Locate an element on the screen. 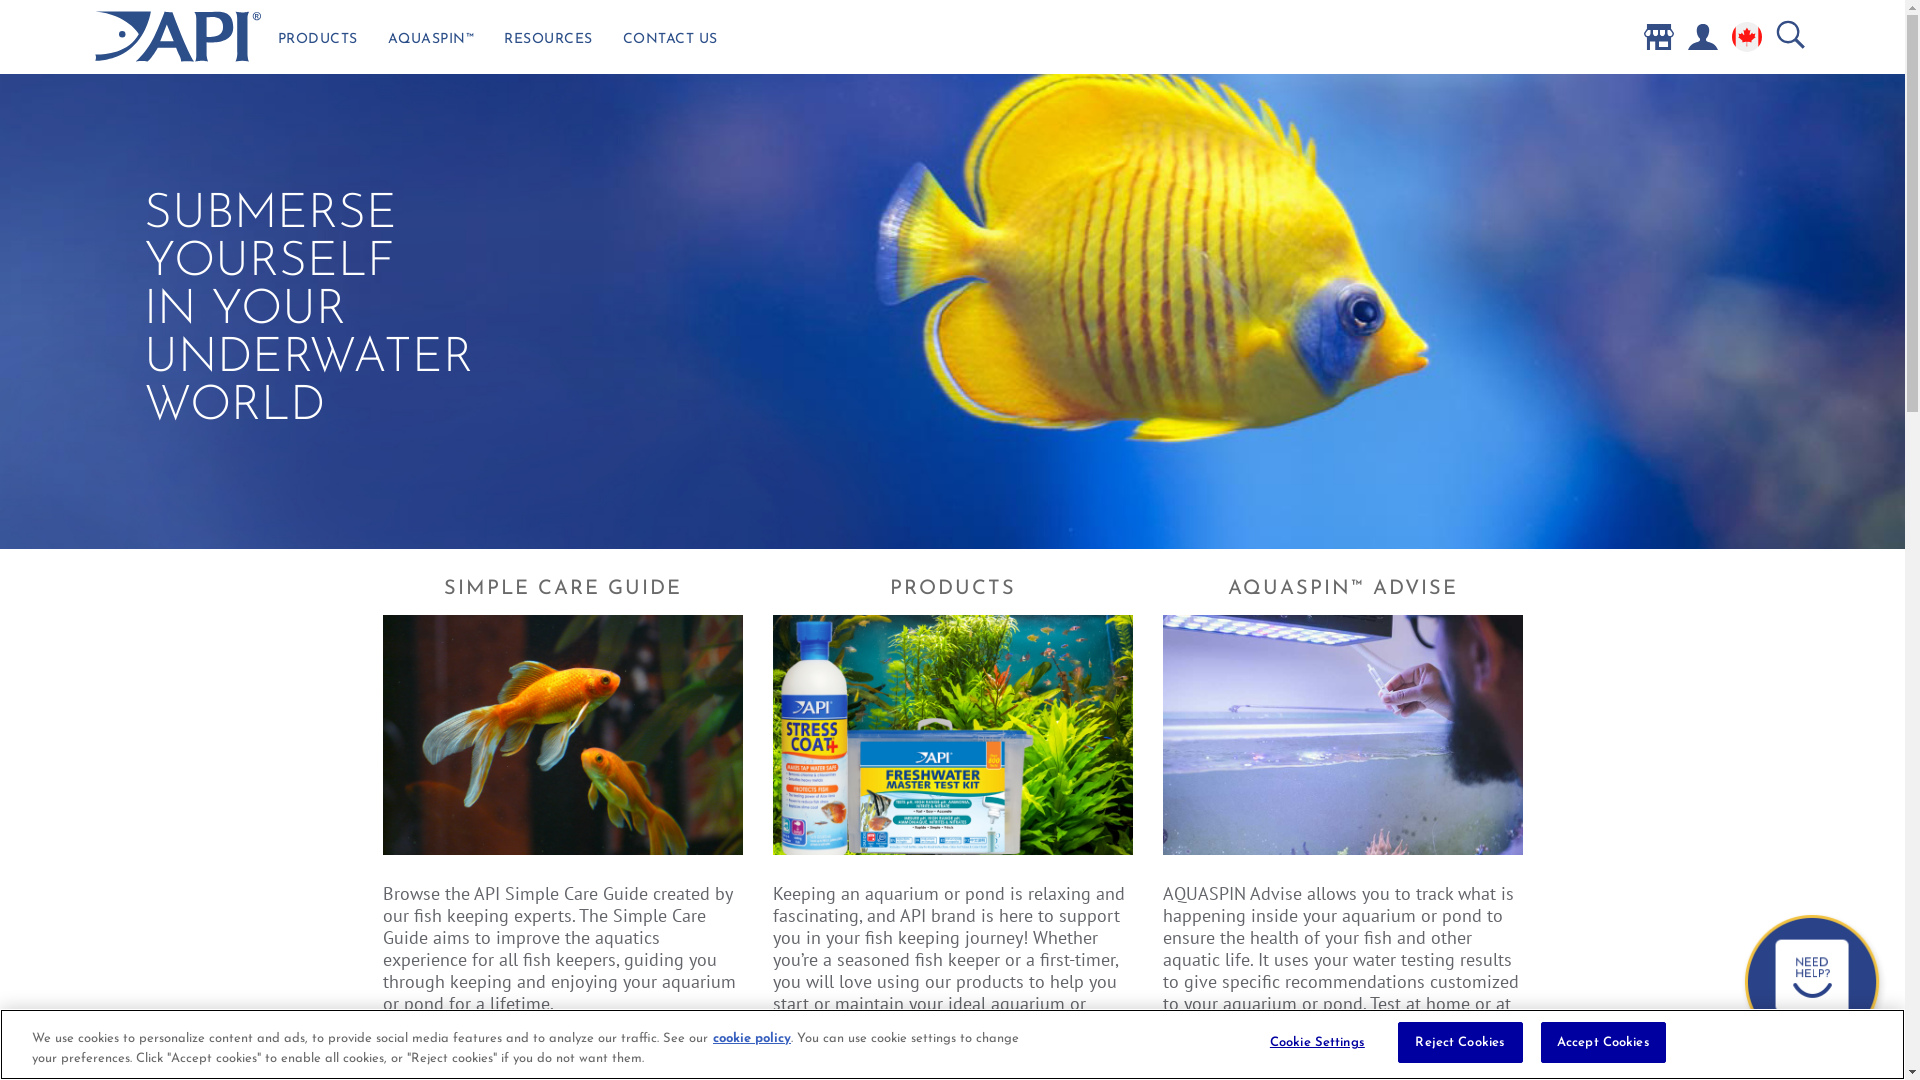 The width and height of the screenshot is (1920, 1080). 'CONTACT US' is located at coordinates (670, 44).